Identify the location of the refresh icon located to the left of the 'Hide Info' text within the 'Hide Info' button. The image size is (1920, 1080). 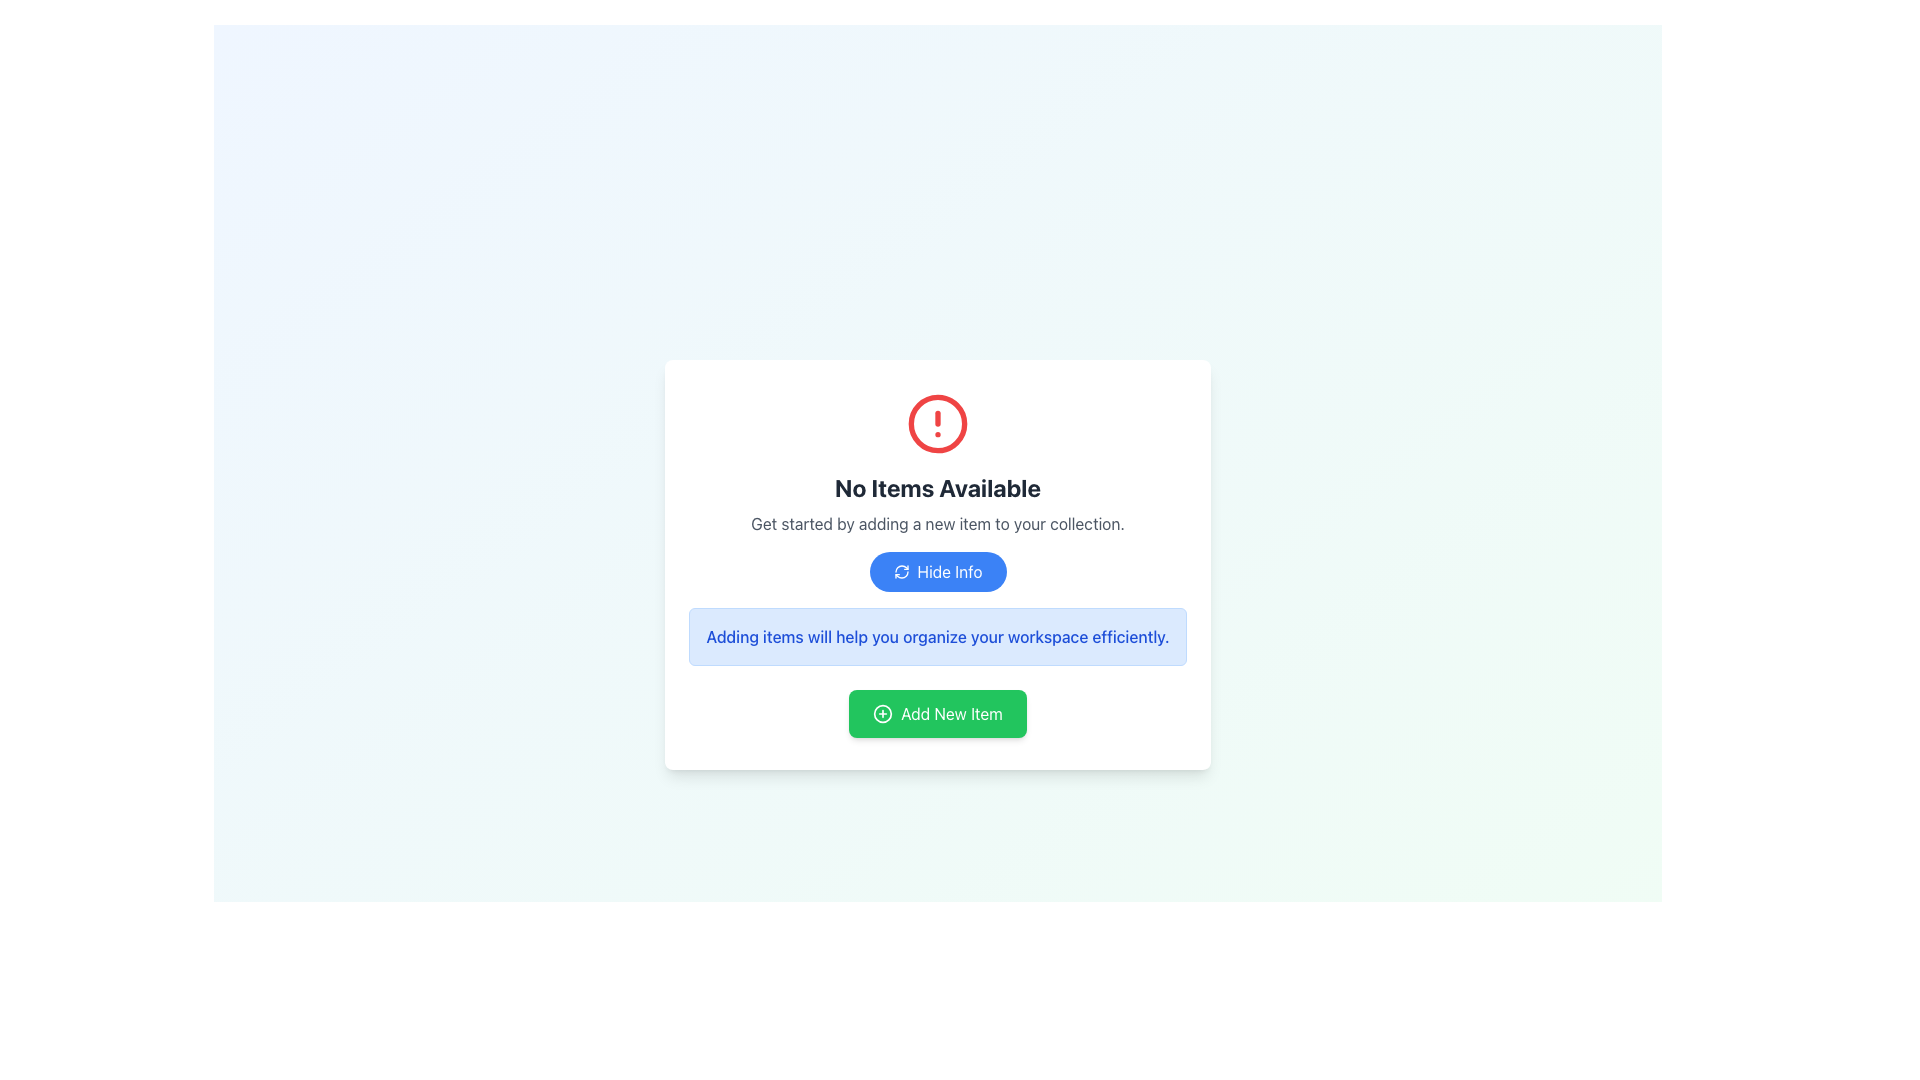
(900, 571).